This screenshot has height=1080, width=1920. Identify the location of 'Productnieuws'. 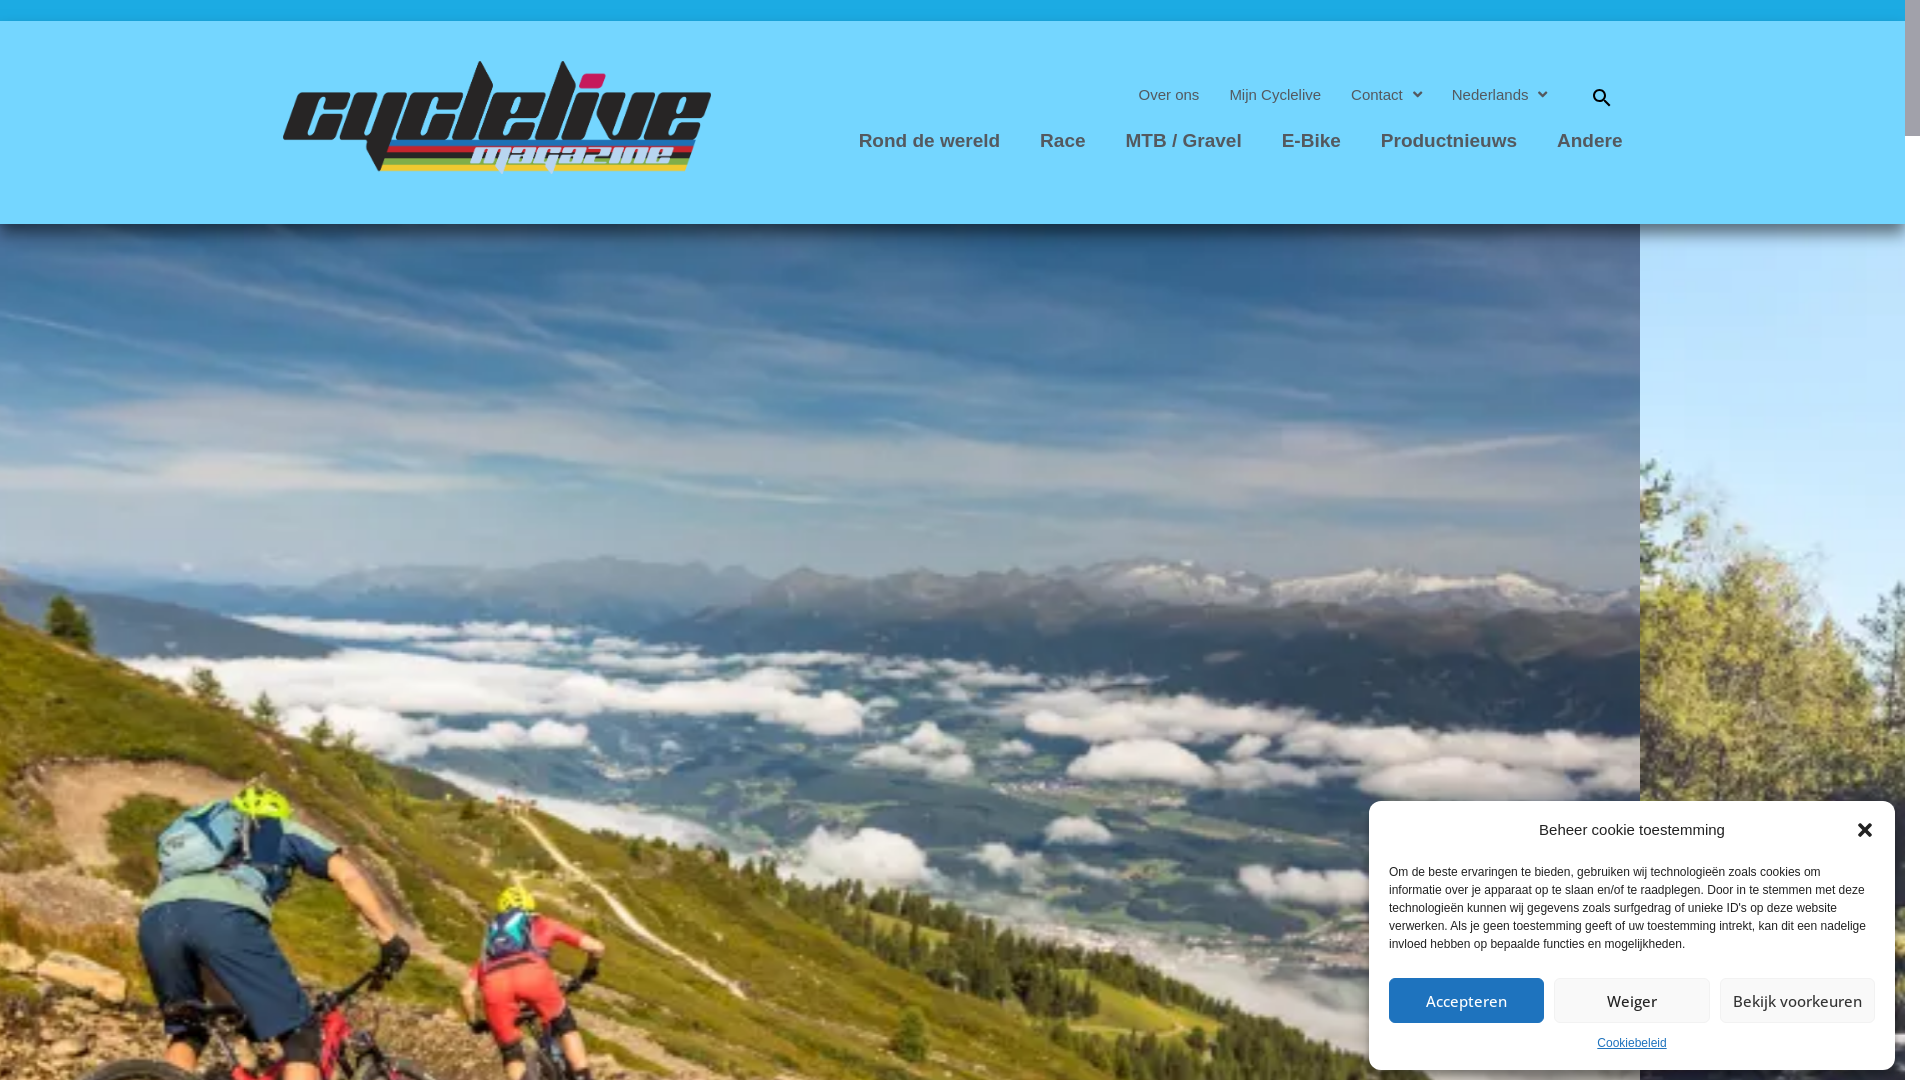
(1449, 140).